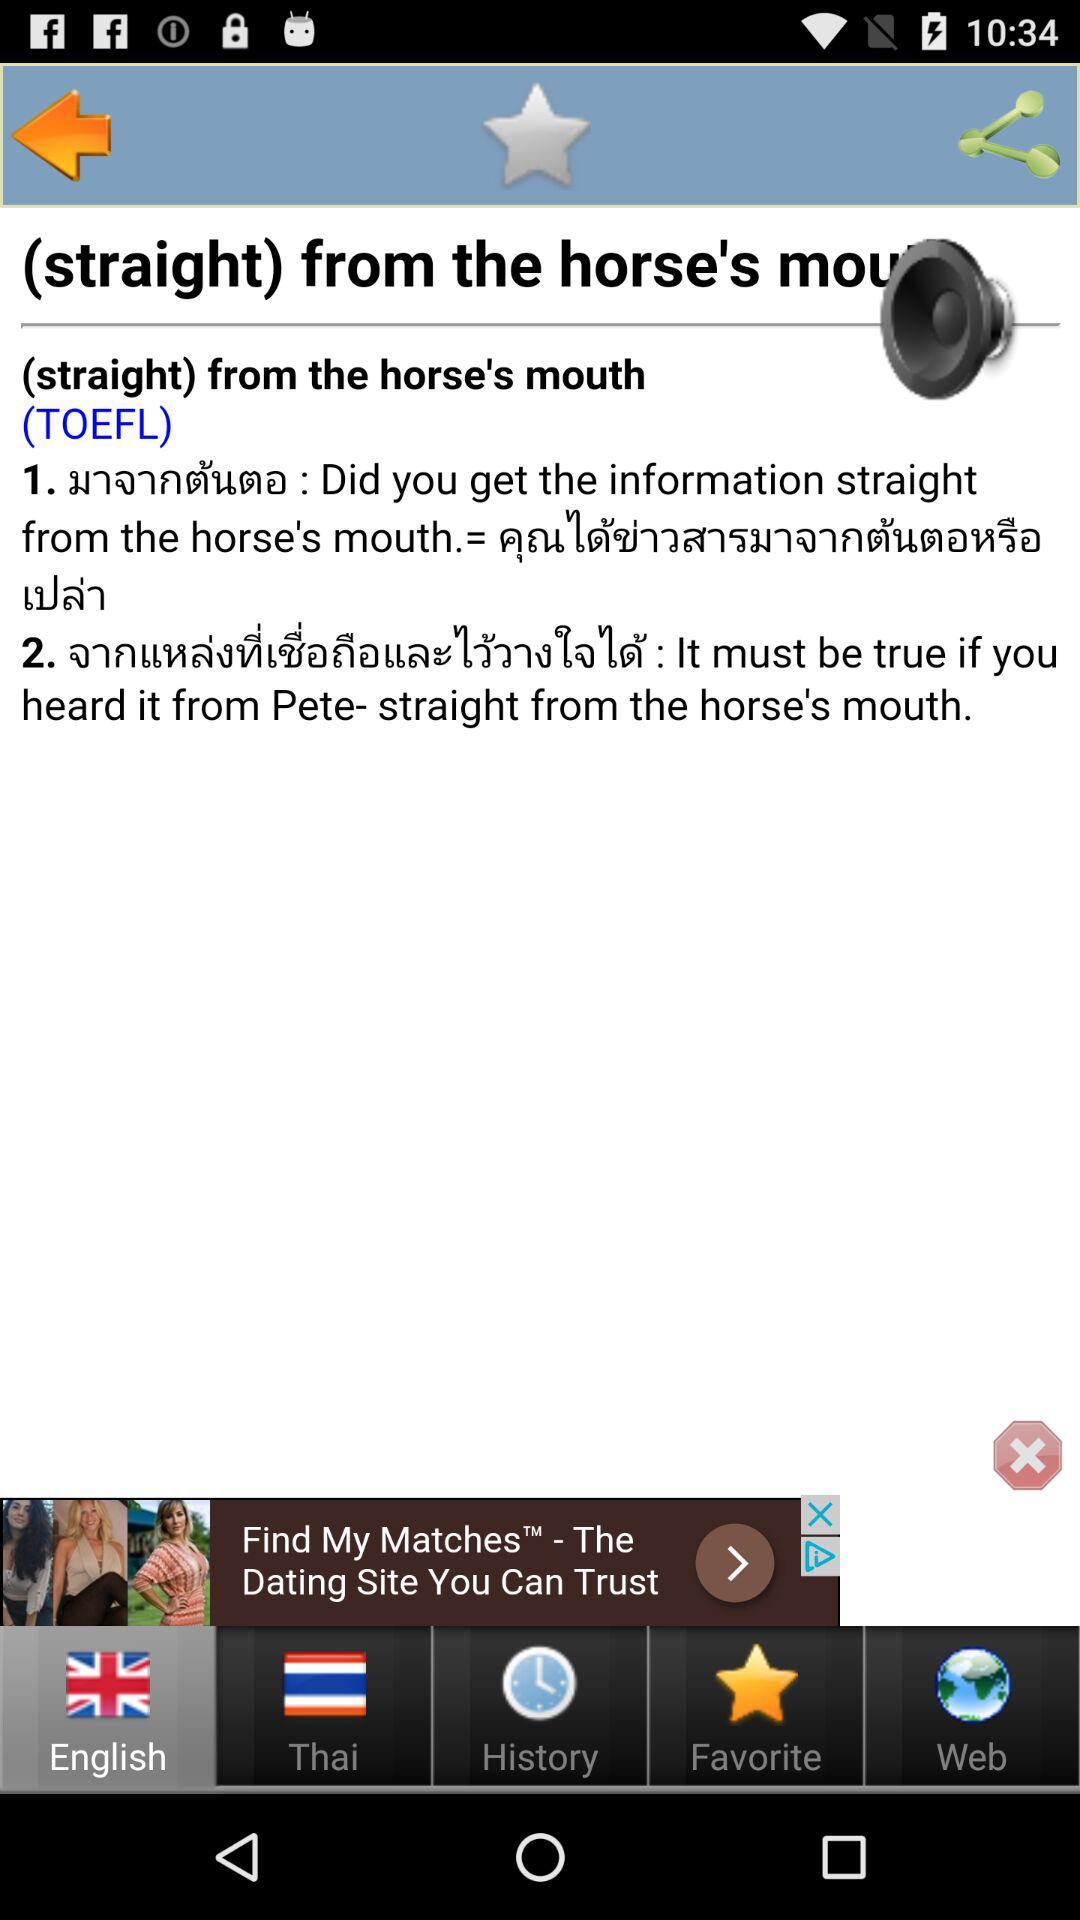 The image size is (1080, 1920). Describe the element at coordinates (534, 134) in the screenshot. I see `to favorites button` at that location.